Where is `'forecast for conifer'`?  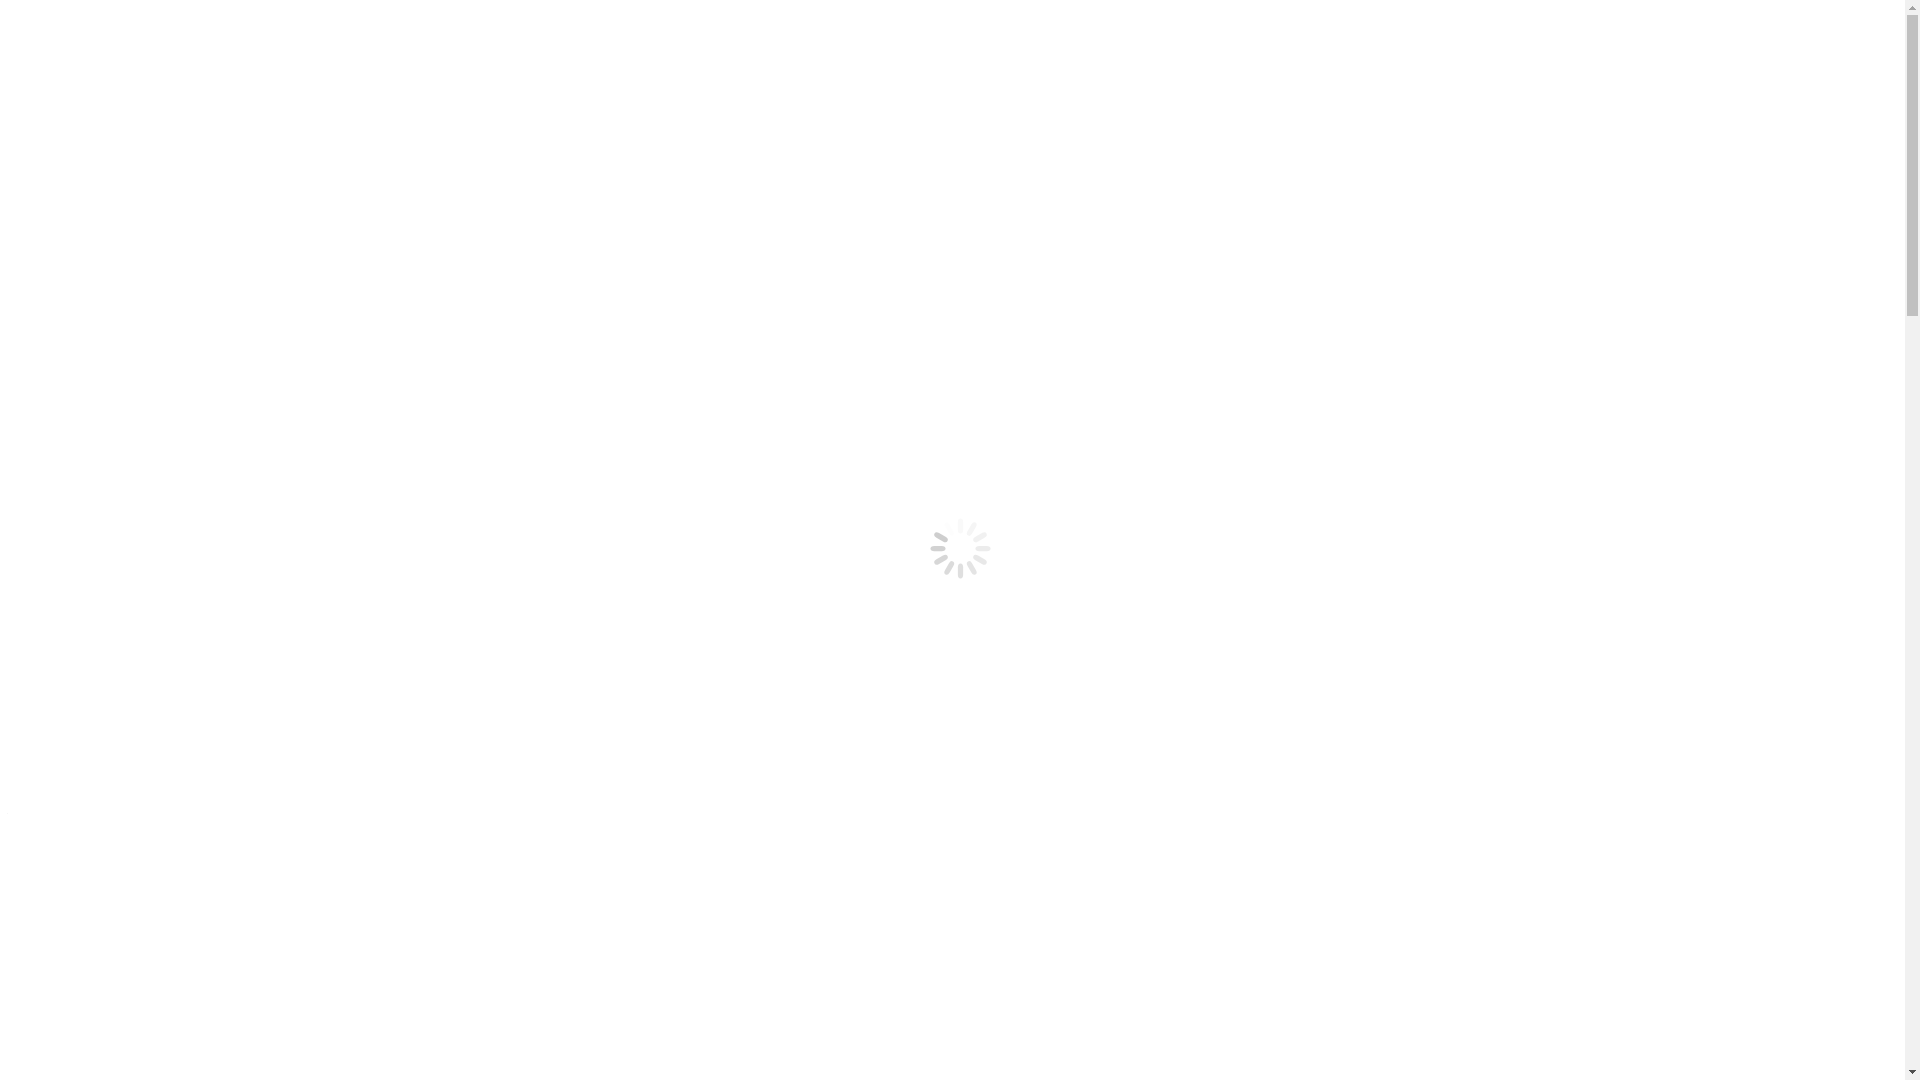
'forecast for conifer' is located at coordinates (648, 1006).